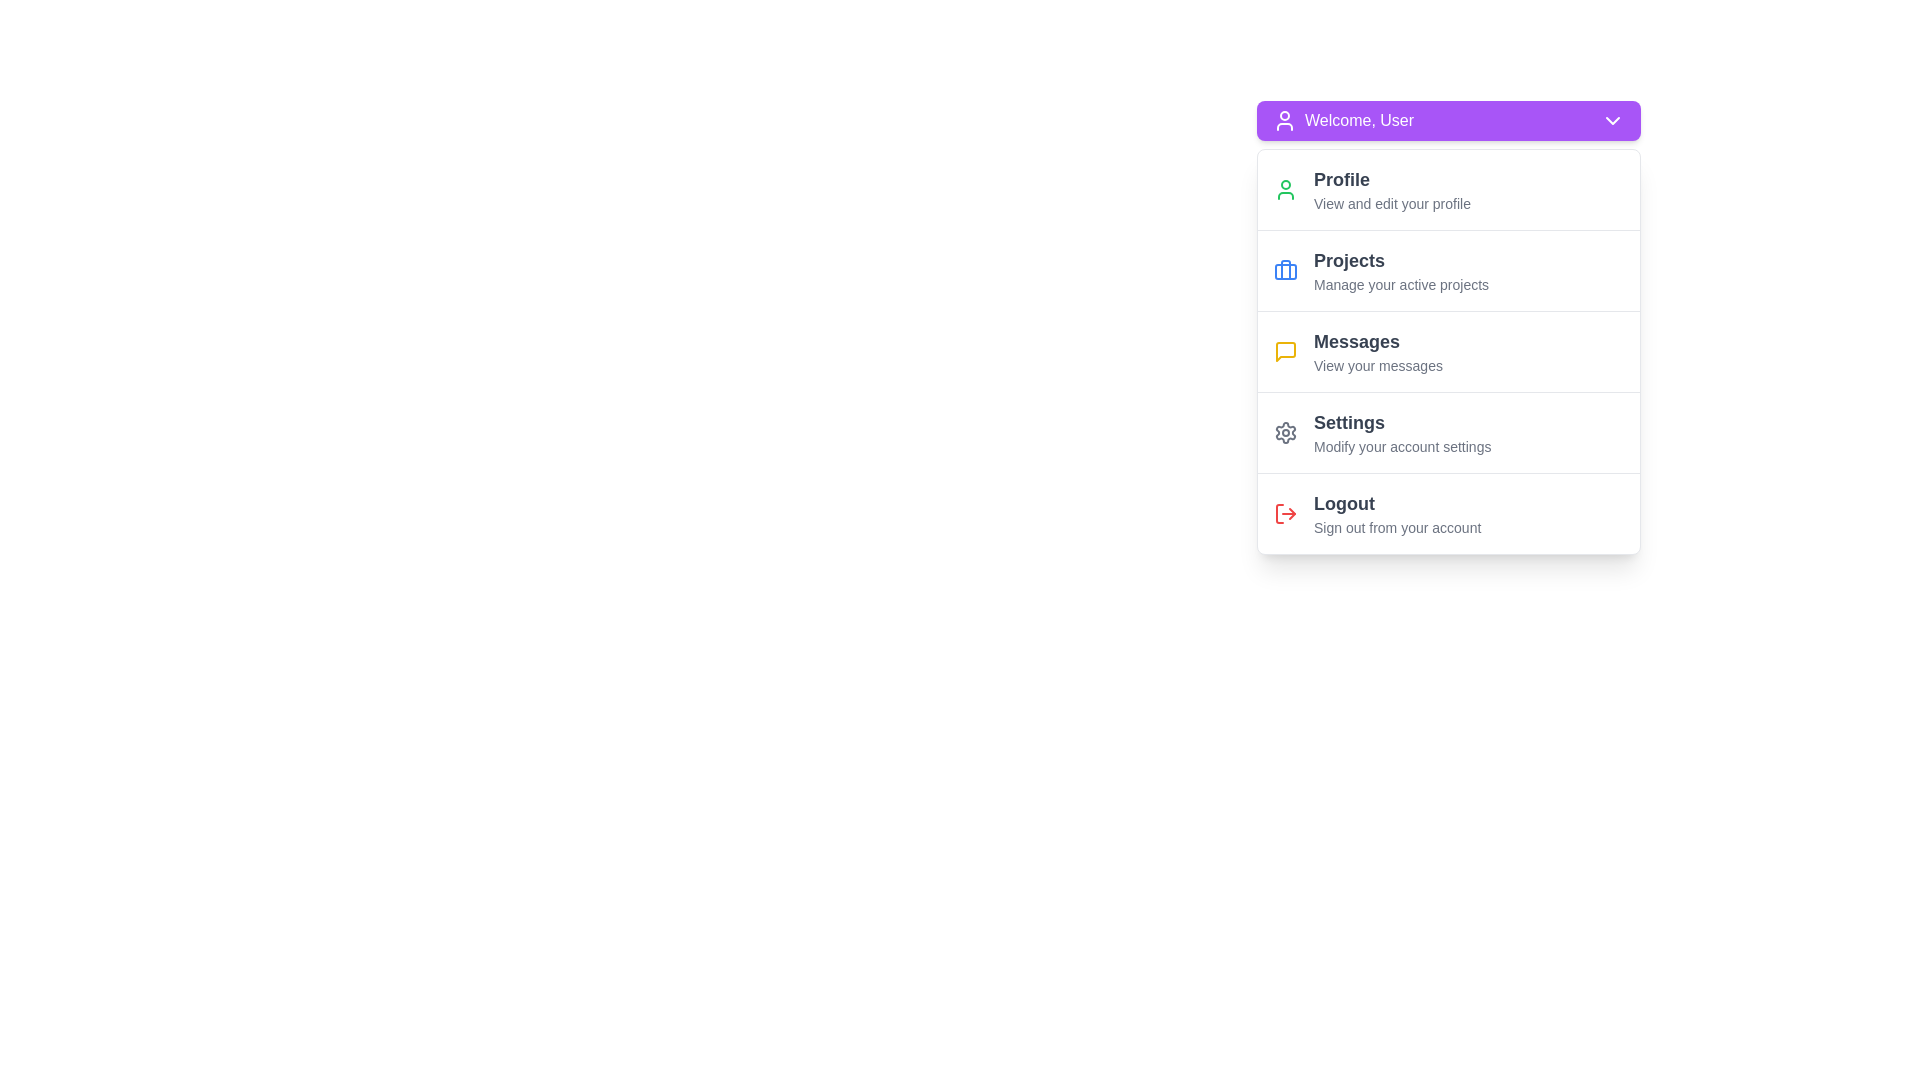 This screenshot has height=1080, width=1920. What do you see at coordinates (1377, 350) in the screenshot?
I see `the 'Messages' text label in the dropdown menu under 'Welcome, User'` at bounding box center [1377, 350].